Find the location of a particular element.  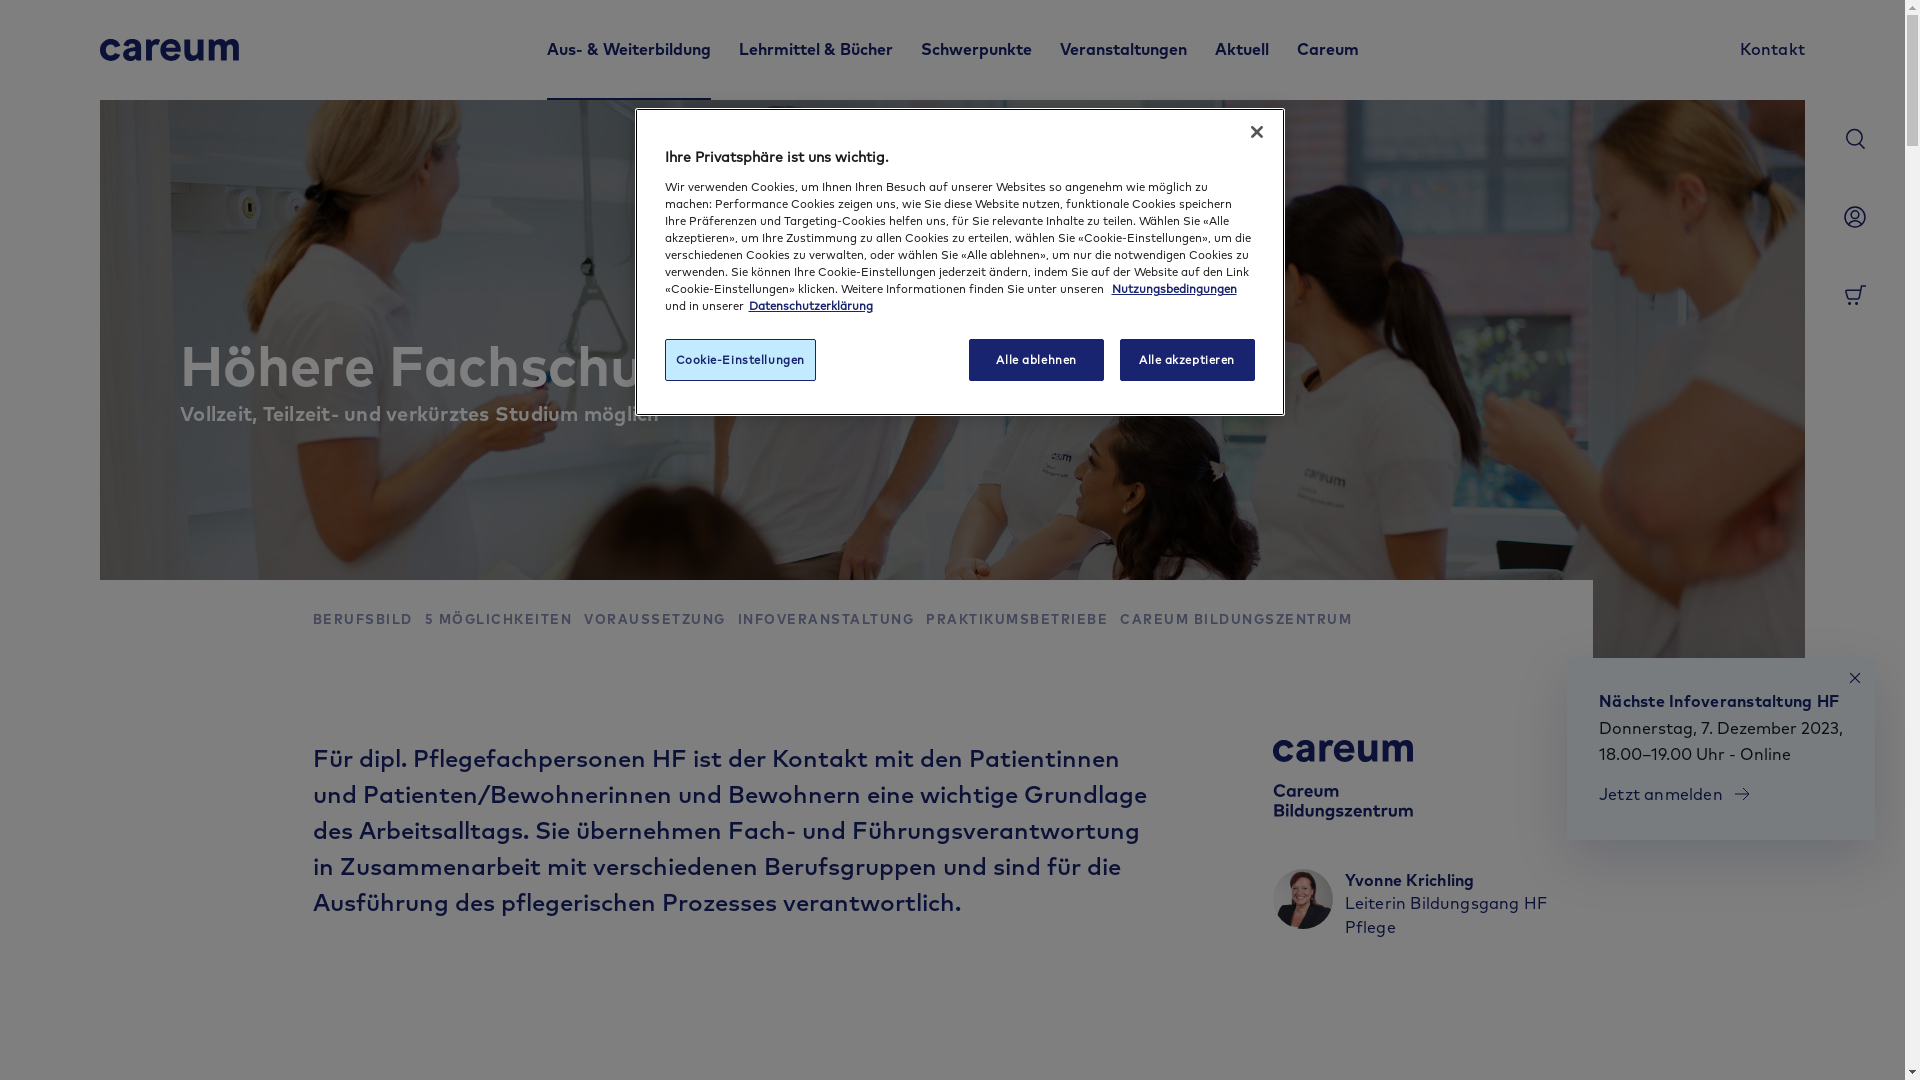

'Jetzt anmelden' is located at coordinates (1675, 793).